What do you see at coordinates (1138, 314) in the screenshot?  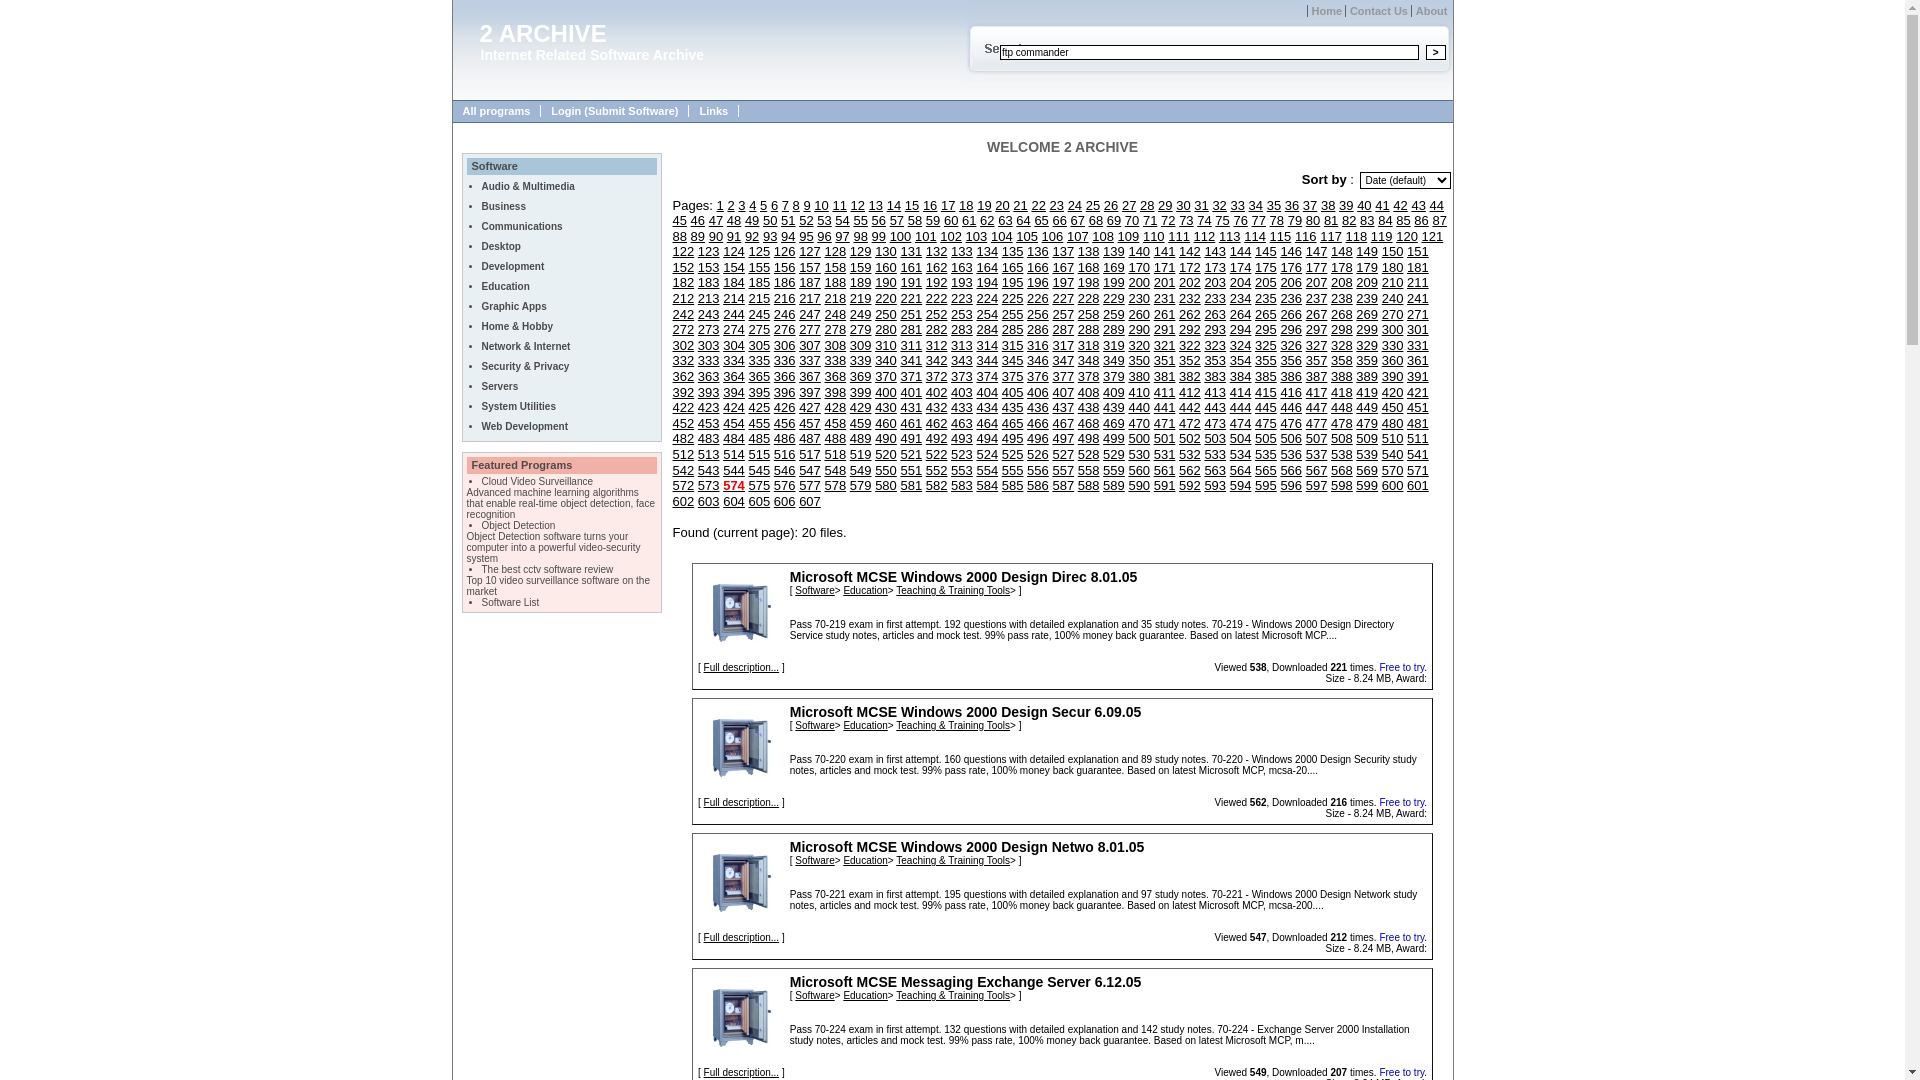 I see `'260'` at bounding box center [1138, 314].